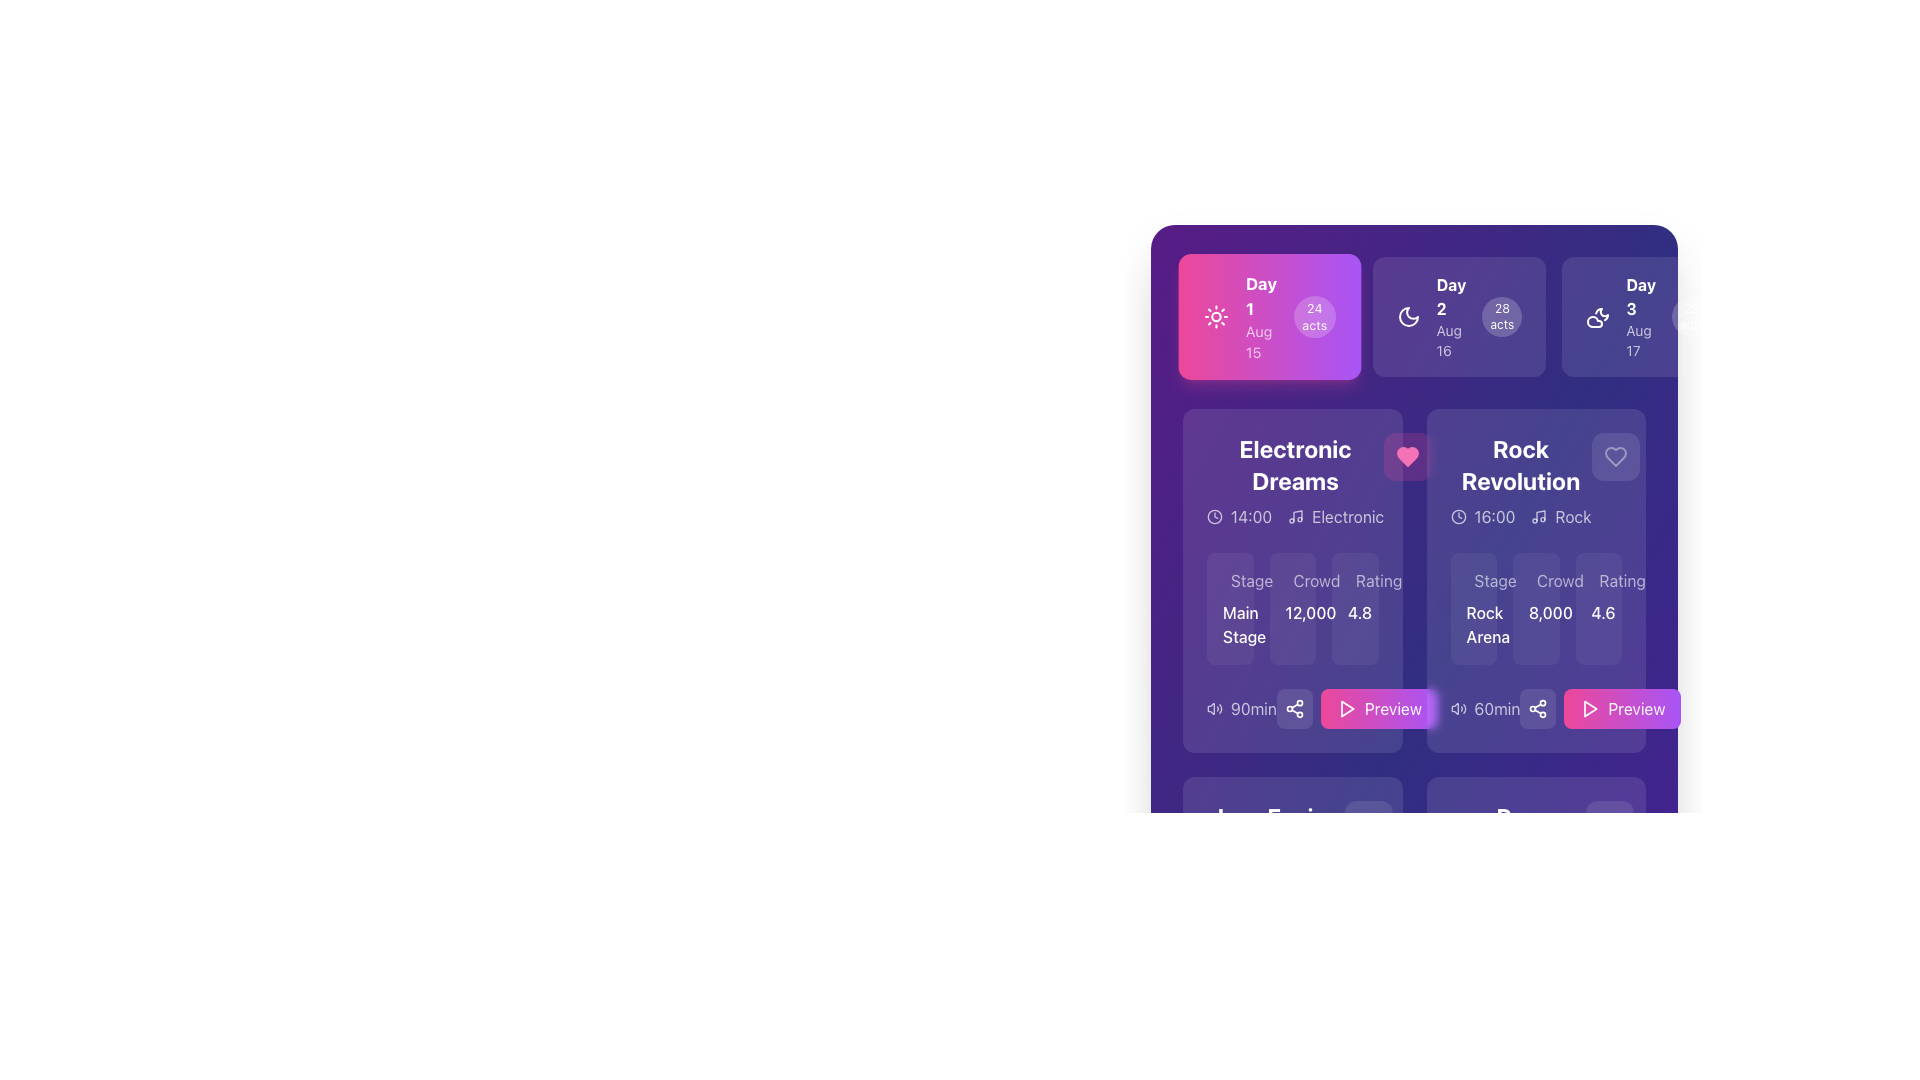 This screenshot has height=1080, width=1920. What do you see at coordinates (1459, 315) in the screenshot?
I see `the second button from the left, which represents Day 2 (August 16) in the event schedule` at bounding box center [1459, 315].